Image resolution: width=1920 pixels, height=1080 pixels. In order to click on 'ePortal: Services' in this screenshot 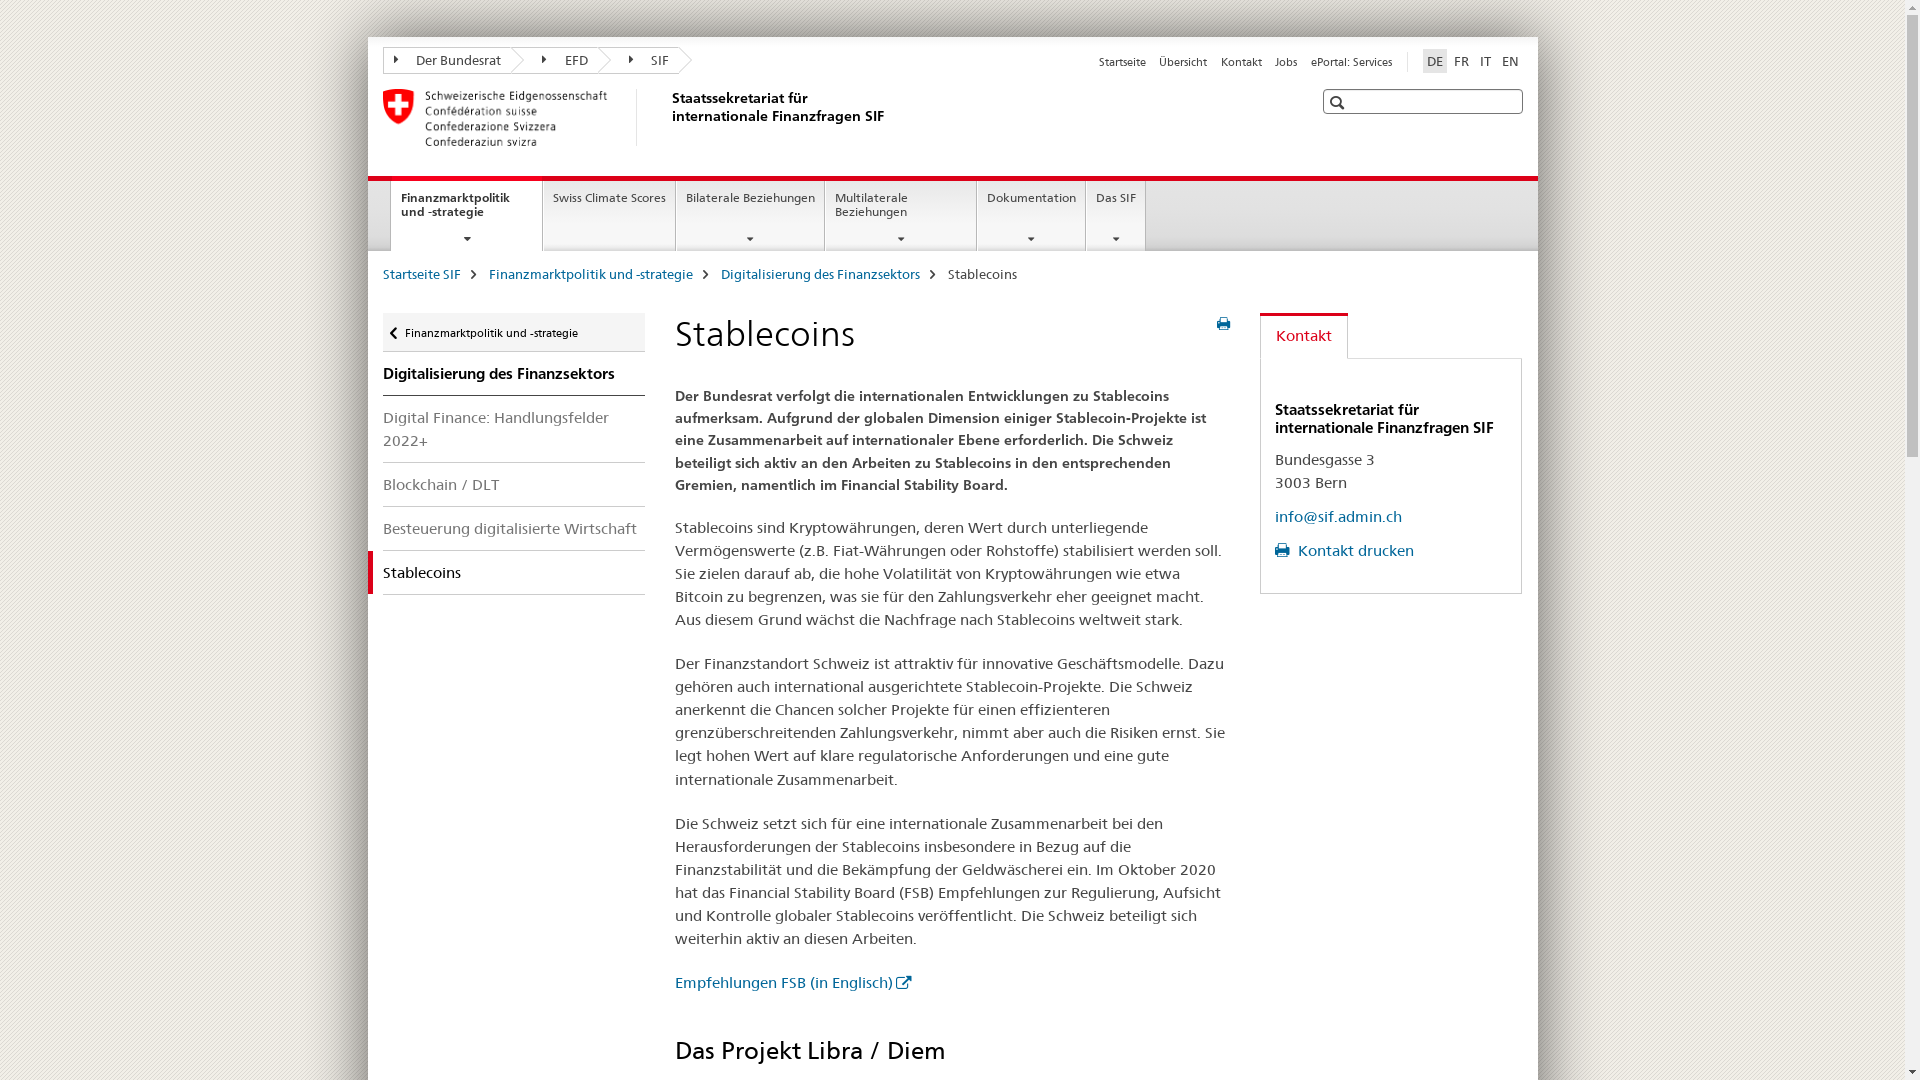, I will do `click(1350, 60)`.